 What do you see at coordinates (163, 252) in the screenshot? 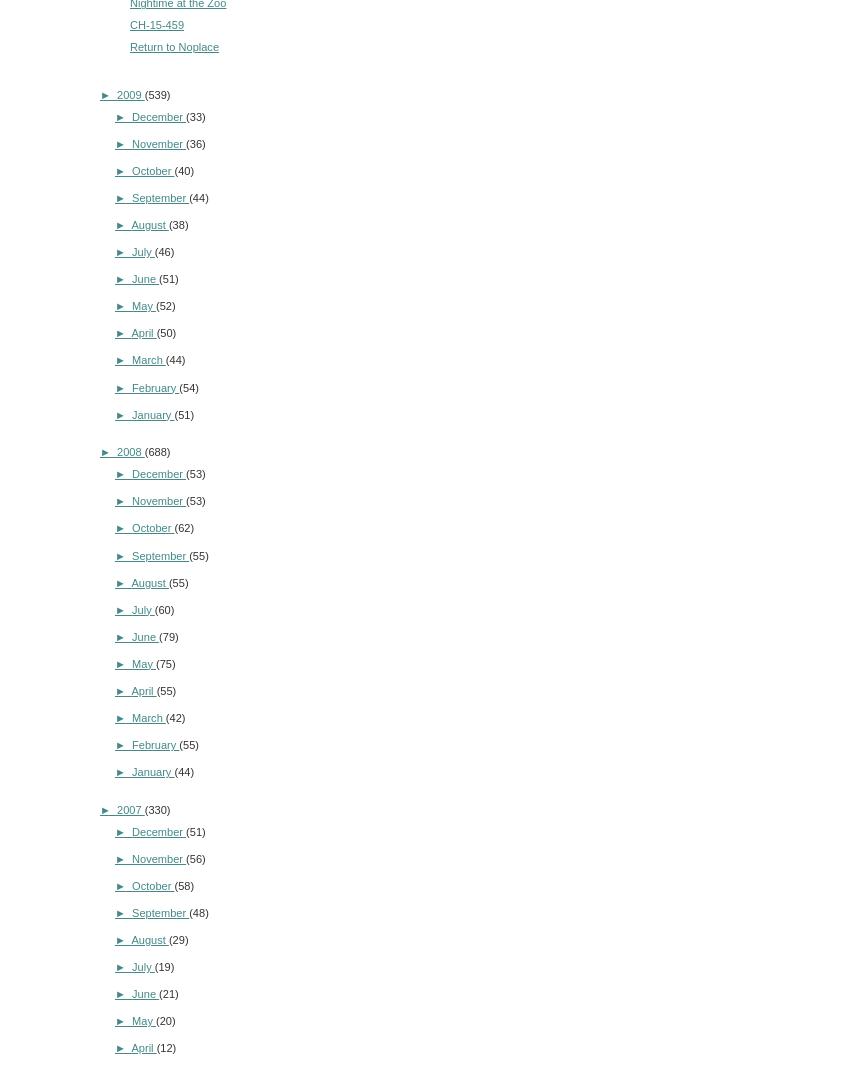
I see `'(46)'` at bounding box center [163, 252].